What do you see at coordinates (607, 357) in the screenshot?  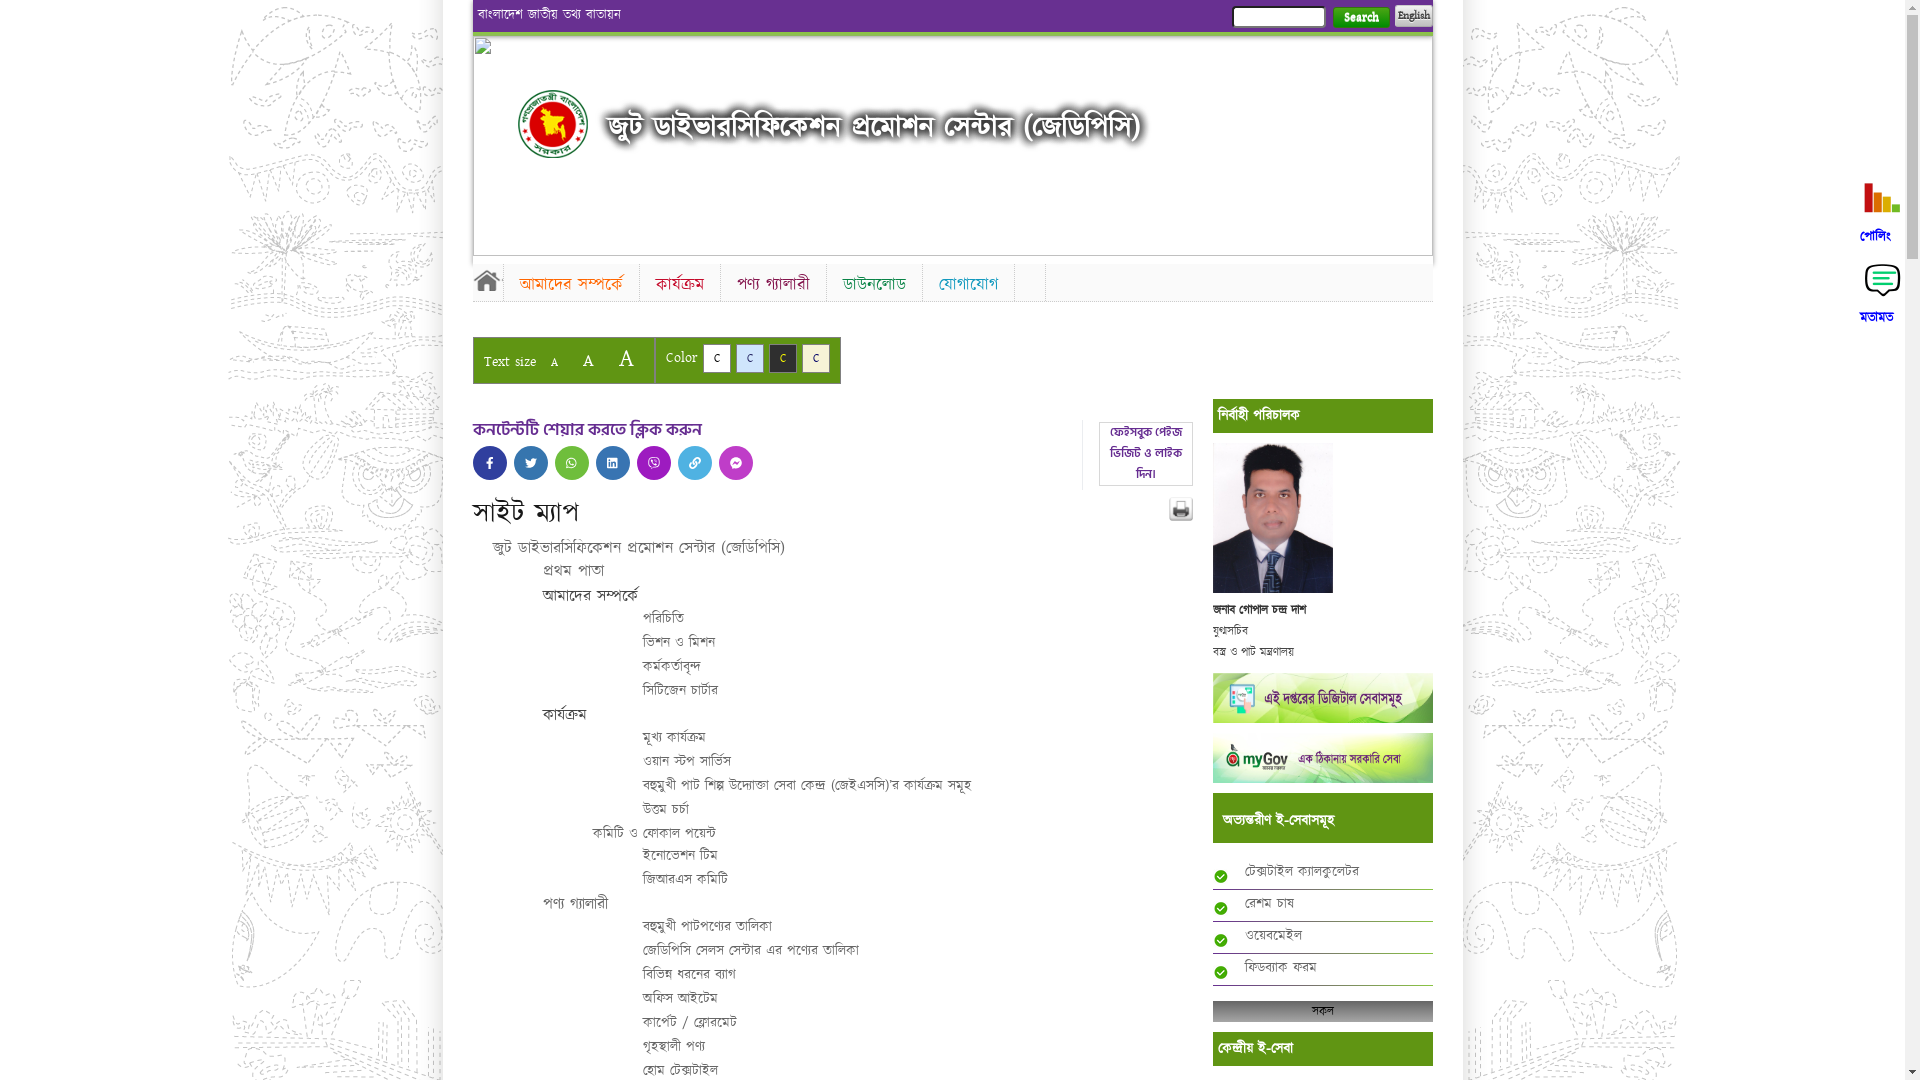 I see `'A'` at bounding box center [607, 357].